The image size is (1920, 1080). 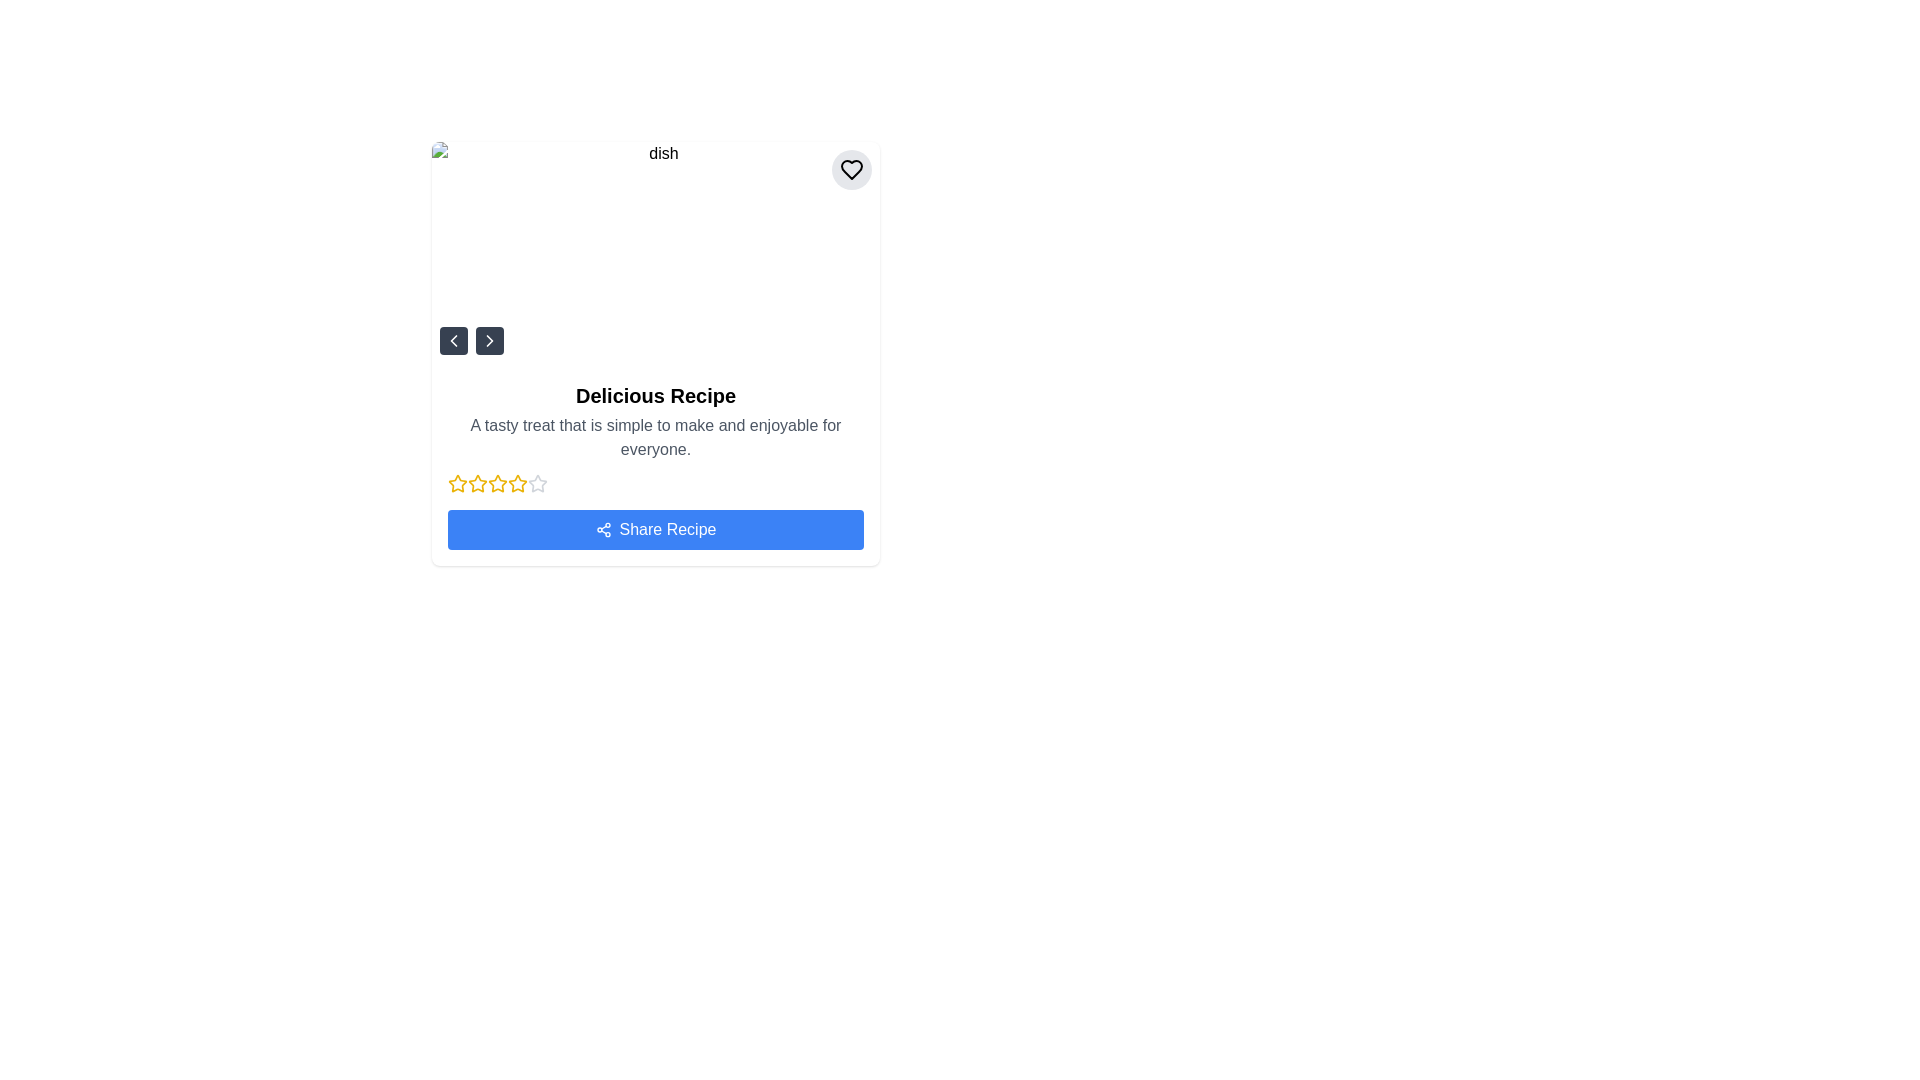 What do you see at coordinates (498, 483) in the screenshot?
I see `the fourth star in the rating mechanism to rate it on the recipe card` at bounding box center [498, 483].